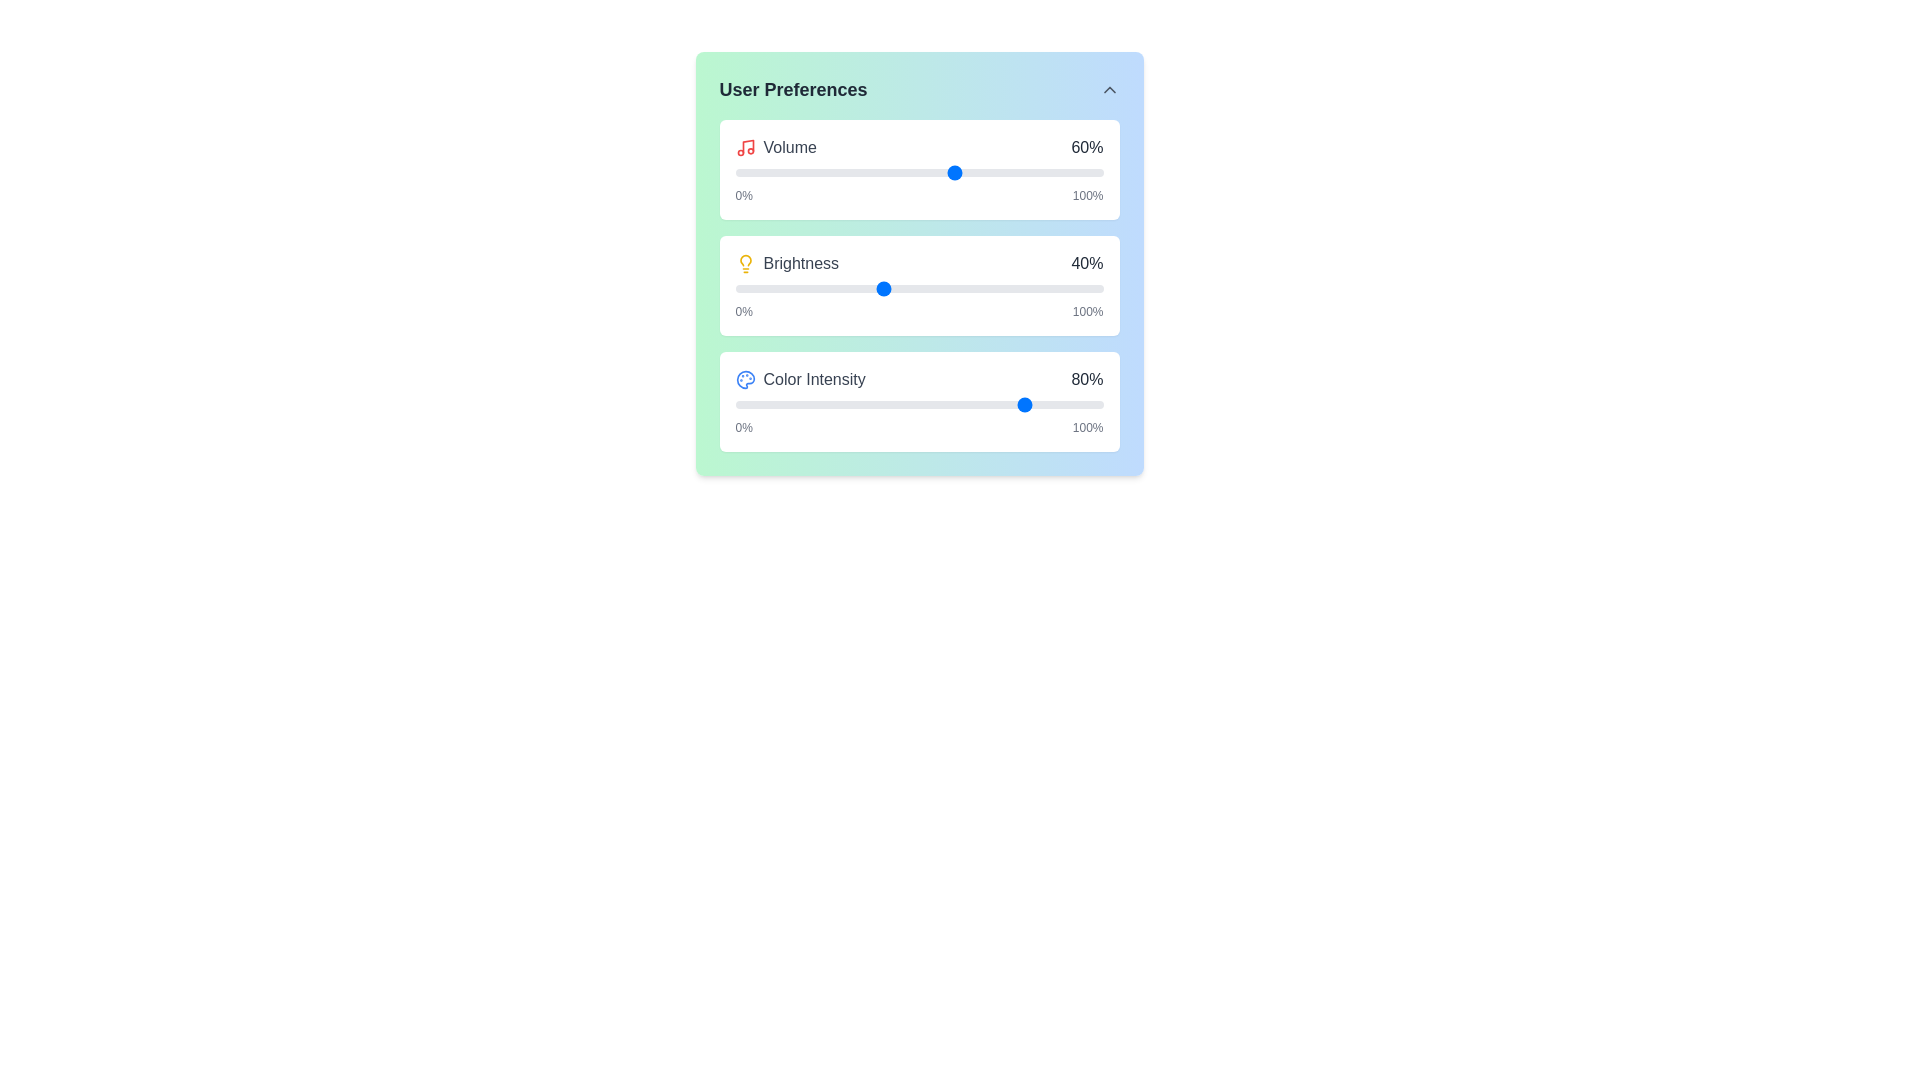 Image resolution: width=1920 pixels, height=1080 pixels. I want to click on the Range slider located below the 'Color Intensity' label and above the '0%' and '100%' labels to receive feedback, so click(918, 405).